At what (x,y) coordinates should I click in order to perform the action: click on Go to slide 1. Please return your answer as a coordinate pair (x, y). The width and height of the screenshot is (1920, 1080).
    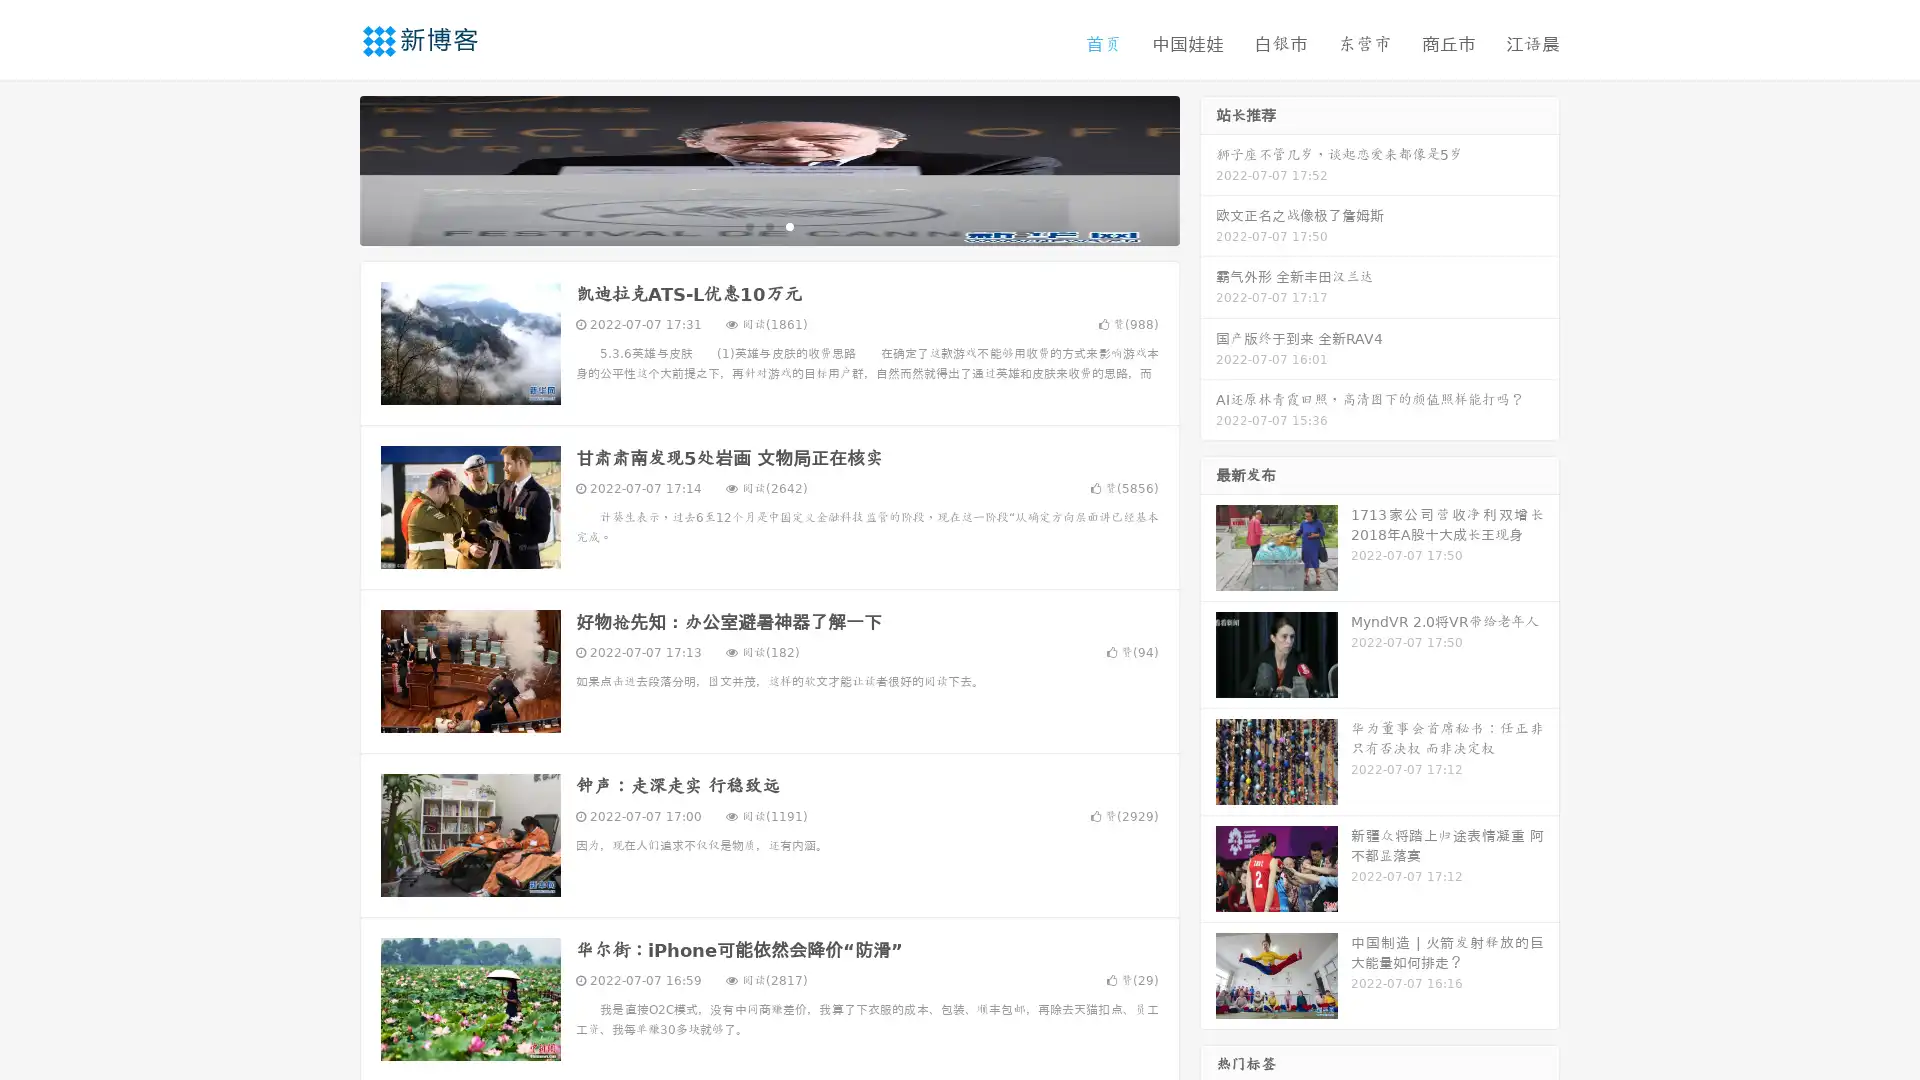
    Looking at the image, I should click on (748, 225).